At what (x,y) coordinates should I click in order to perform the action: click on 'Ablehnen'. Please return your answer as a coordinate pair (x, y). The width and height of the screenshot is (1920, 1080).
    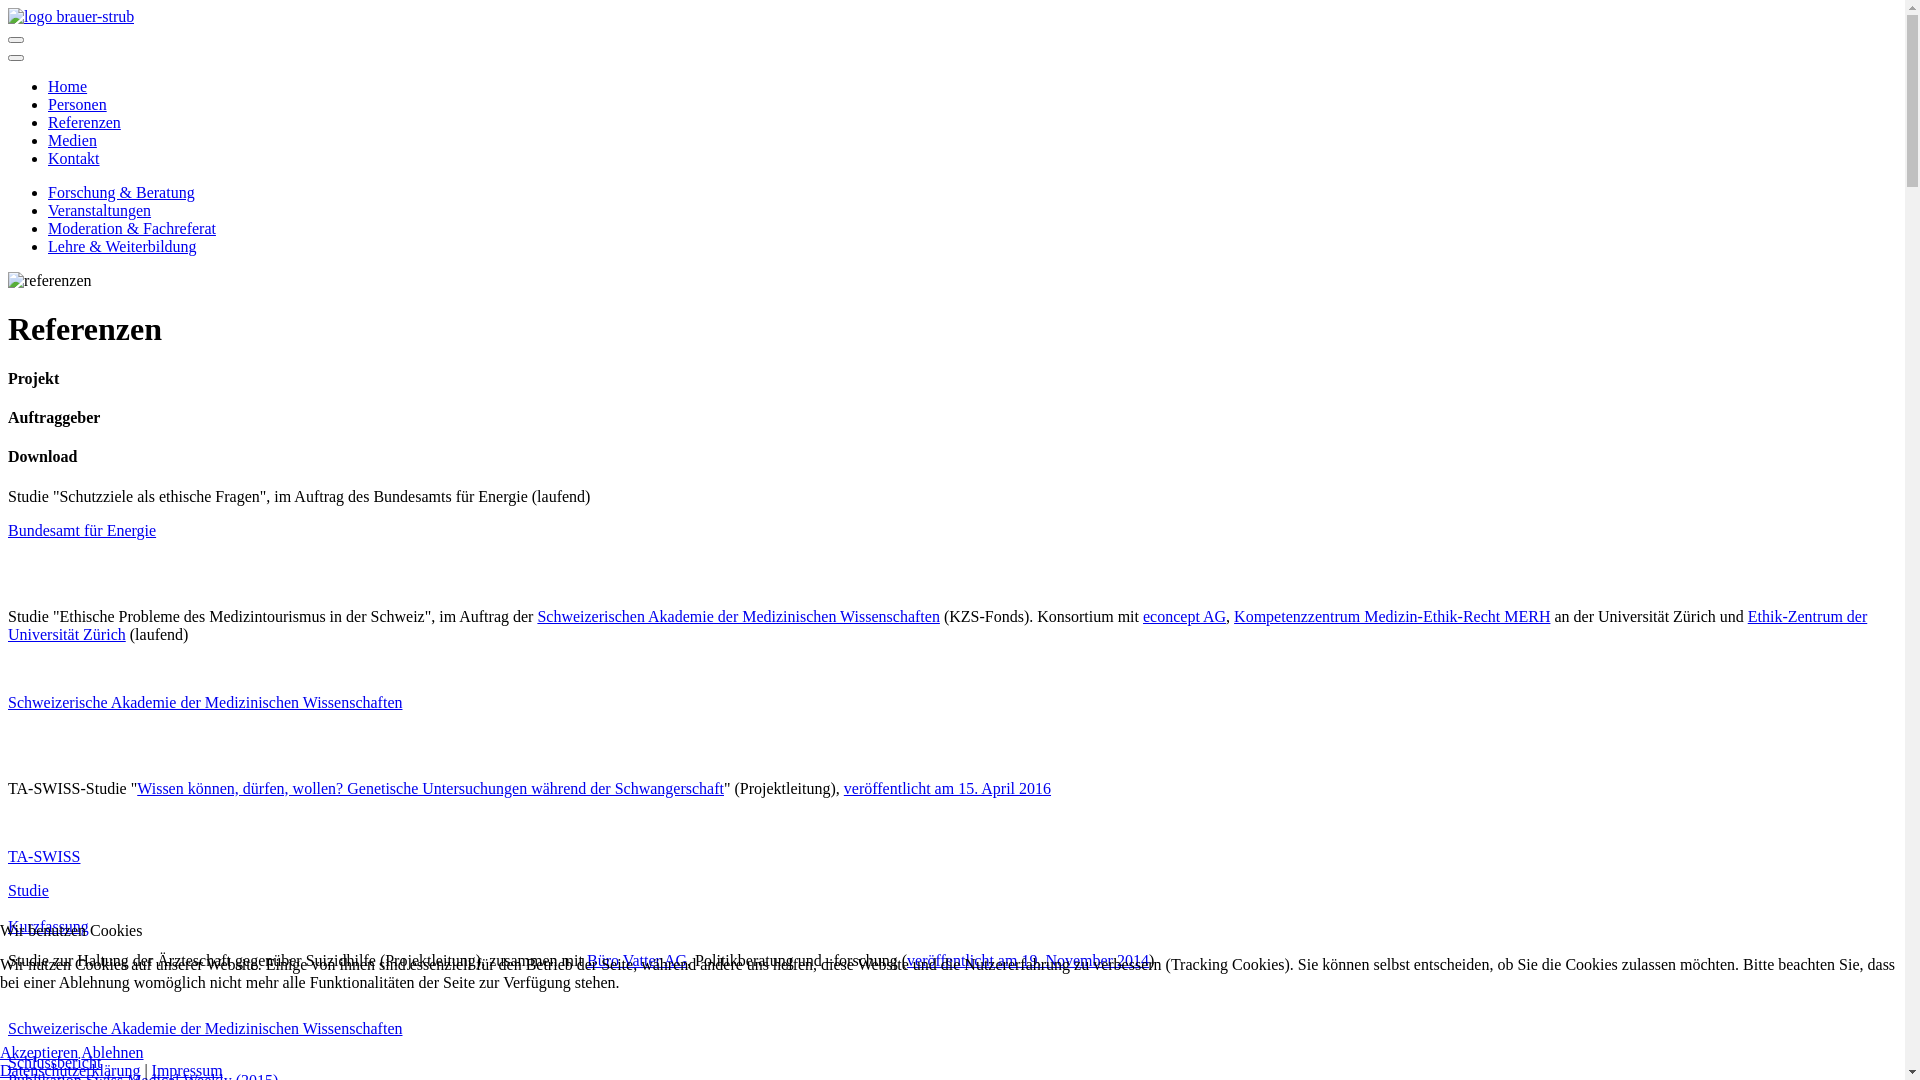
    Looking at the image, I should click on (110, 1051).